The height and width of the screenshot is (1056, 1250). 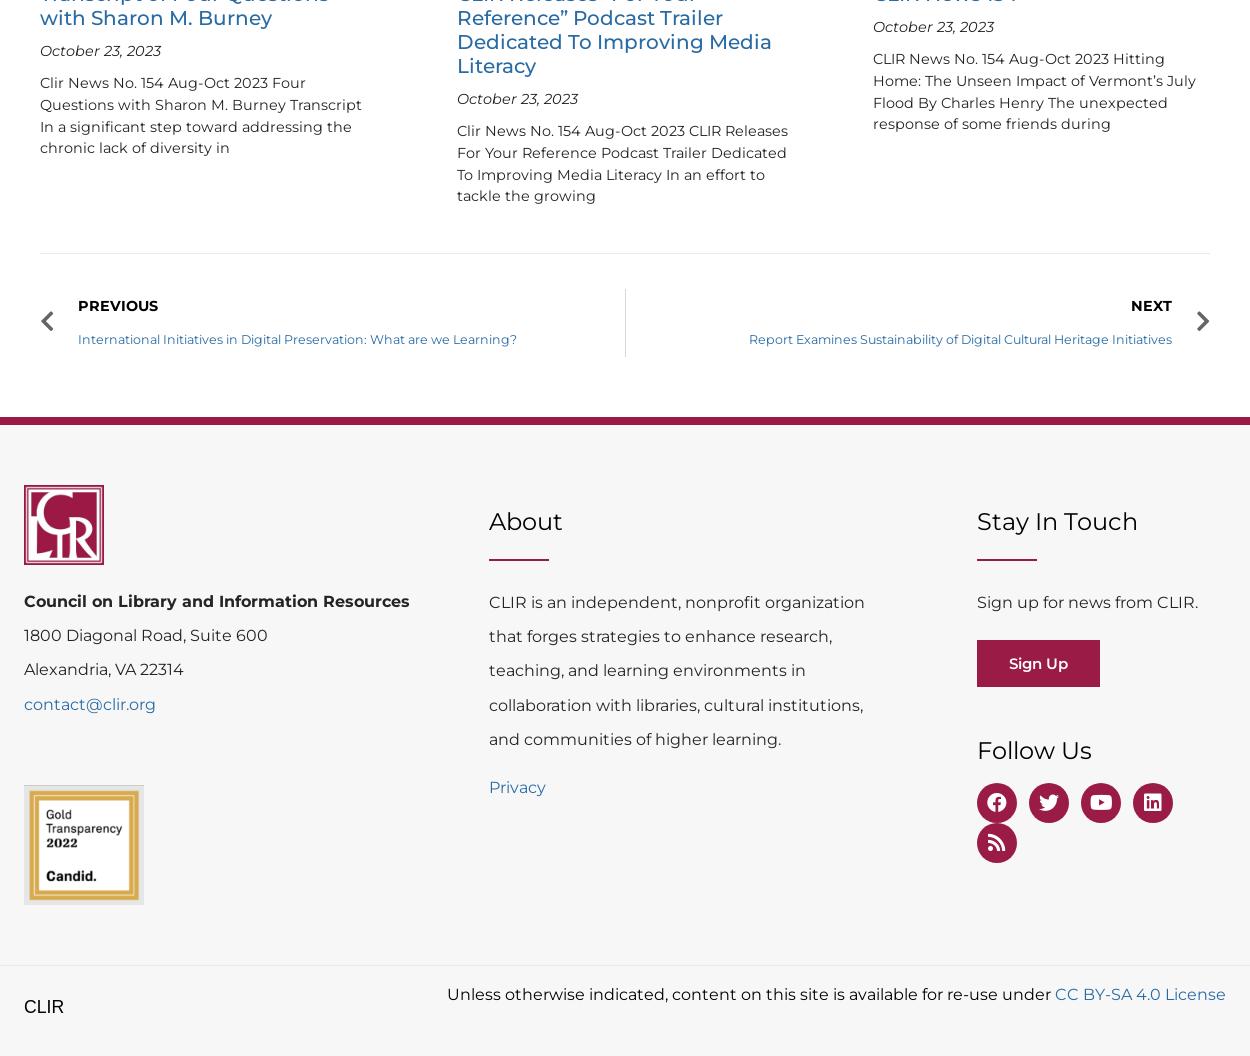 I want to click on 'Alexandria, VA 22314', so click(x=103, y=669).